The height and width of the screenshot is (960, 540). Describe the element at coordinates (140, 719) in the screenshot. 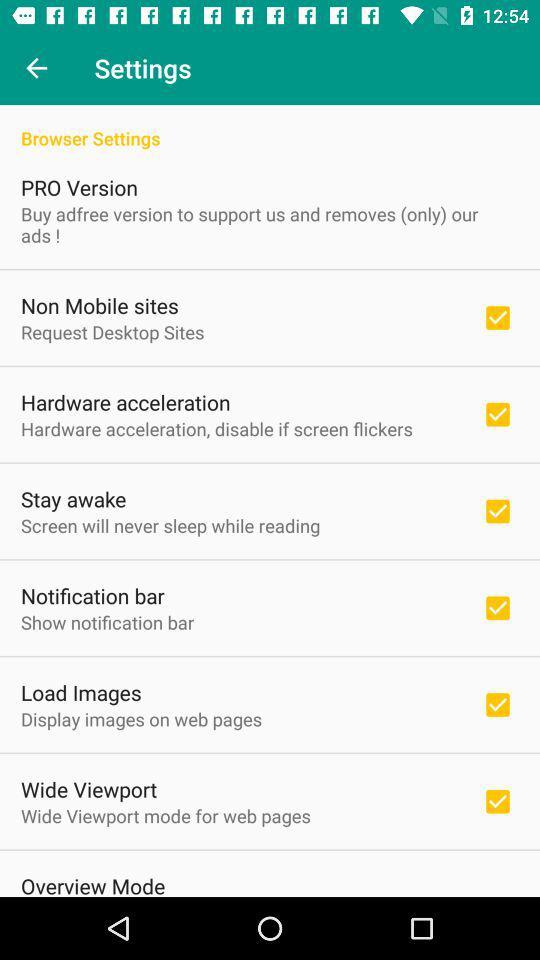

I see `item below the load images icon` at that location.